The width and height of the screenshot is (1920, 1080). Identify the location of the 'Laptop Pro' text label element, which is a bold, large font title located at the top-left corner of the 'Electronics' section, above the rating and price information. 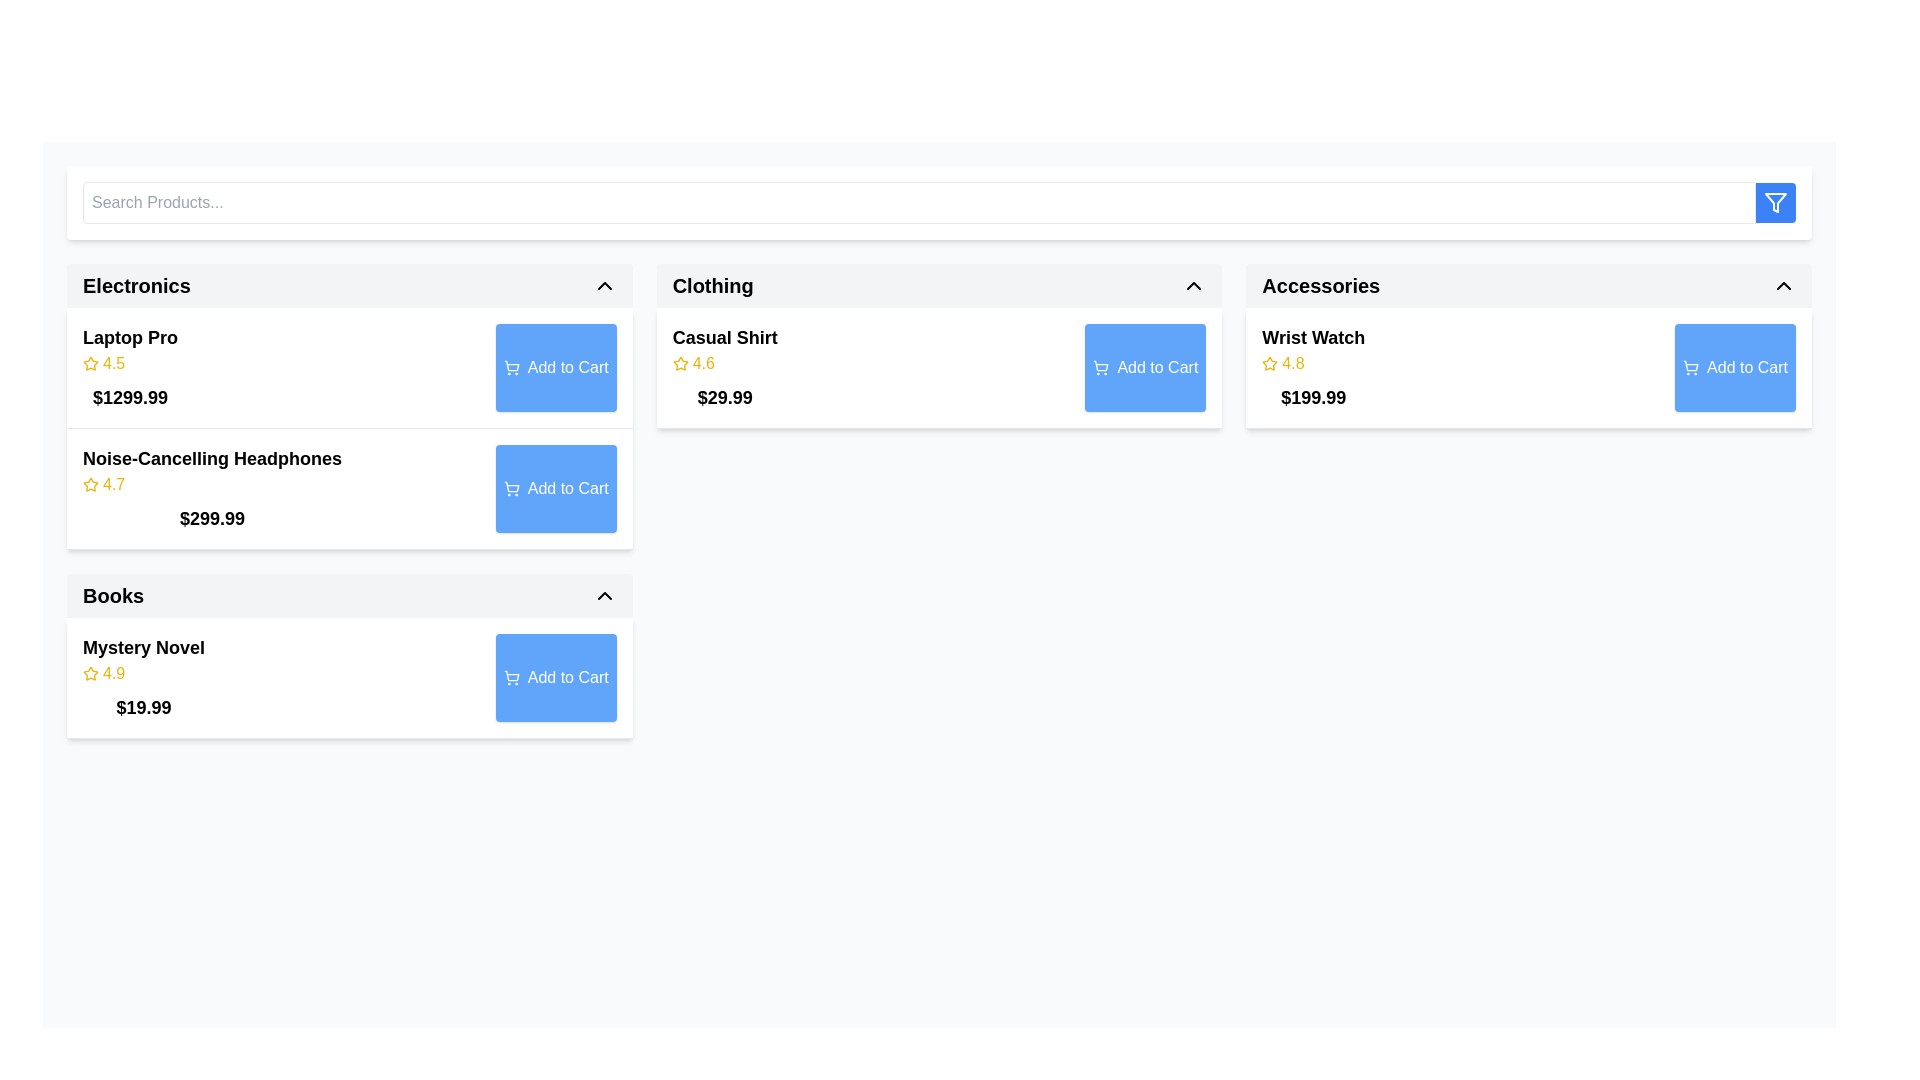
(129, 337).